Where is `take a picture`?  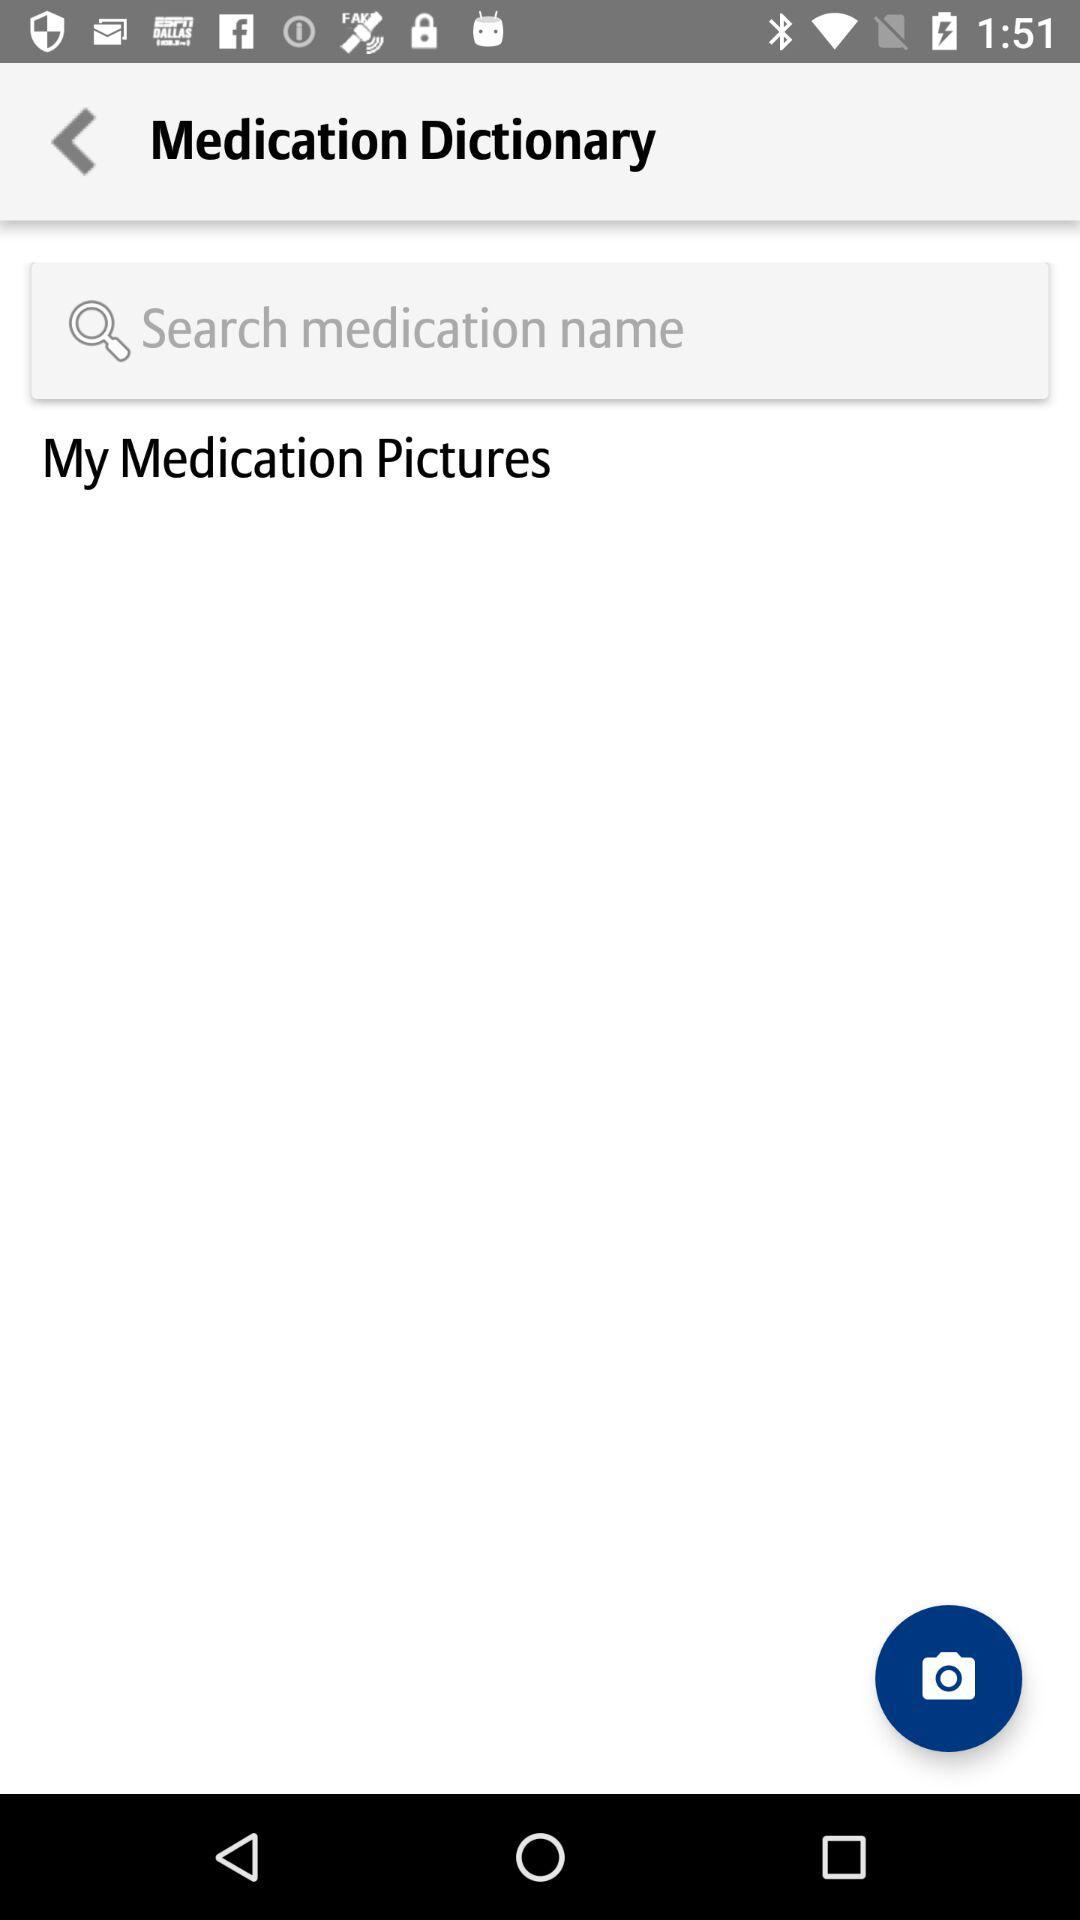
take a picture is located at coordinates (947, 1678).